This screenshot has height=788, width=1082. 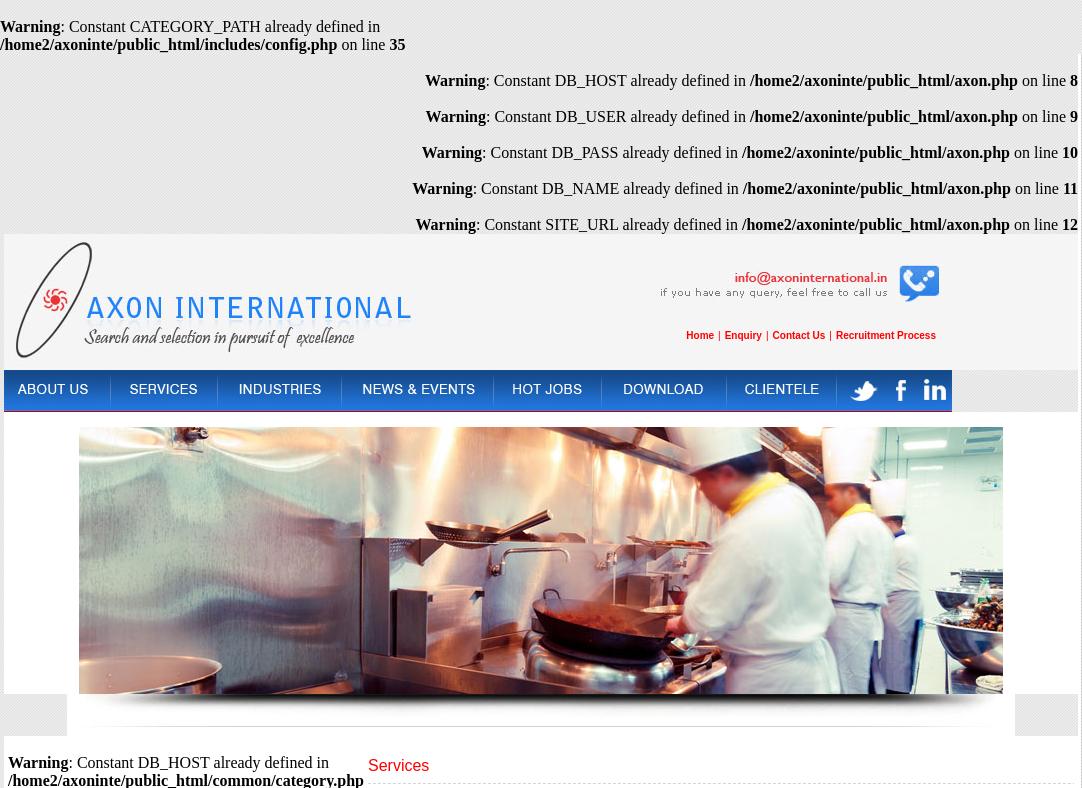 I want to click on 'Contact Us', so click(x=798, y=334).